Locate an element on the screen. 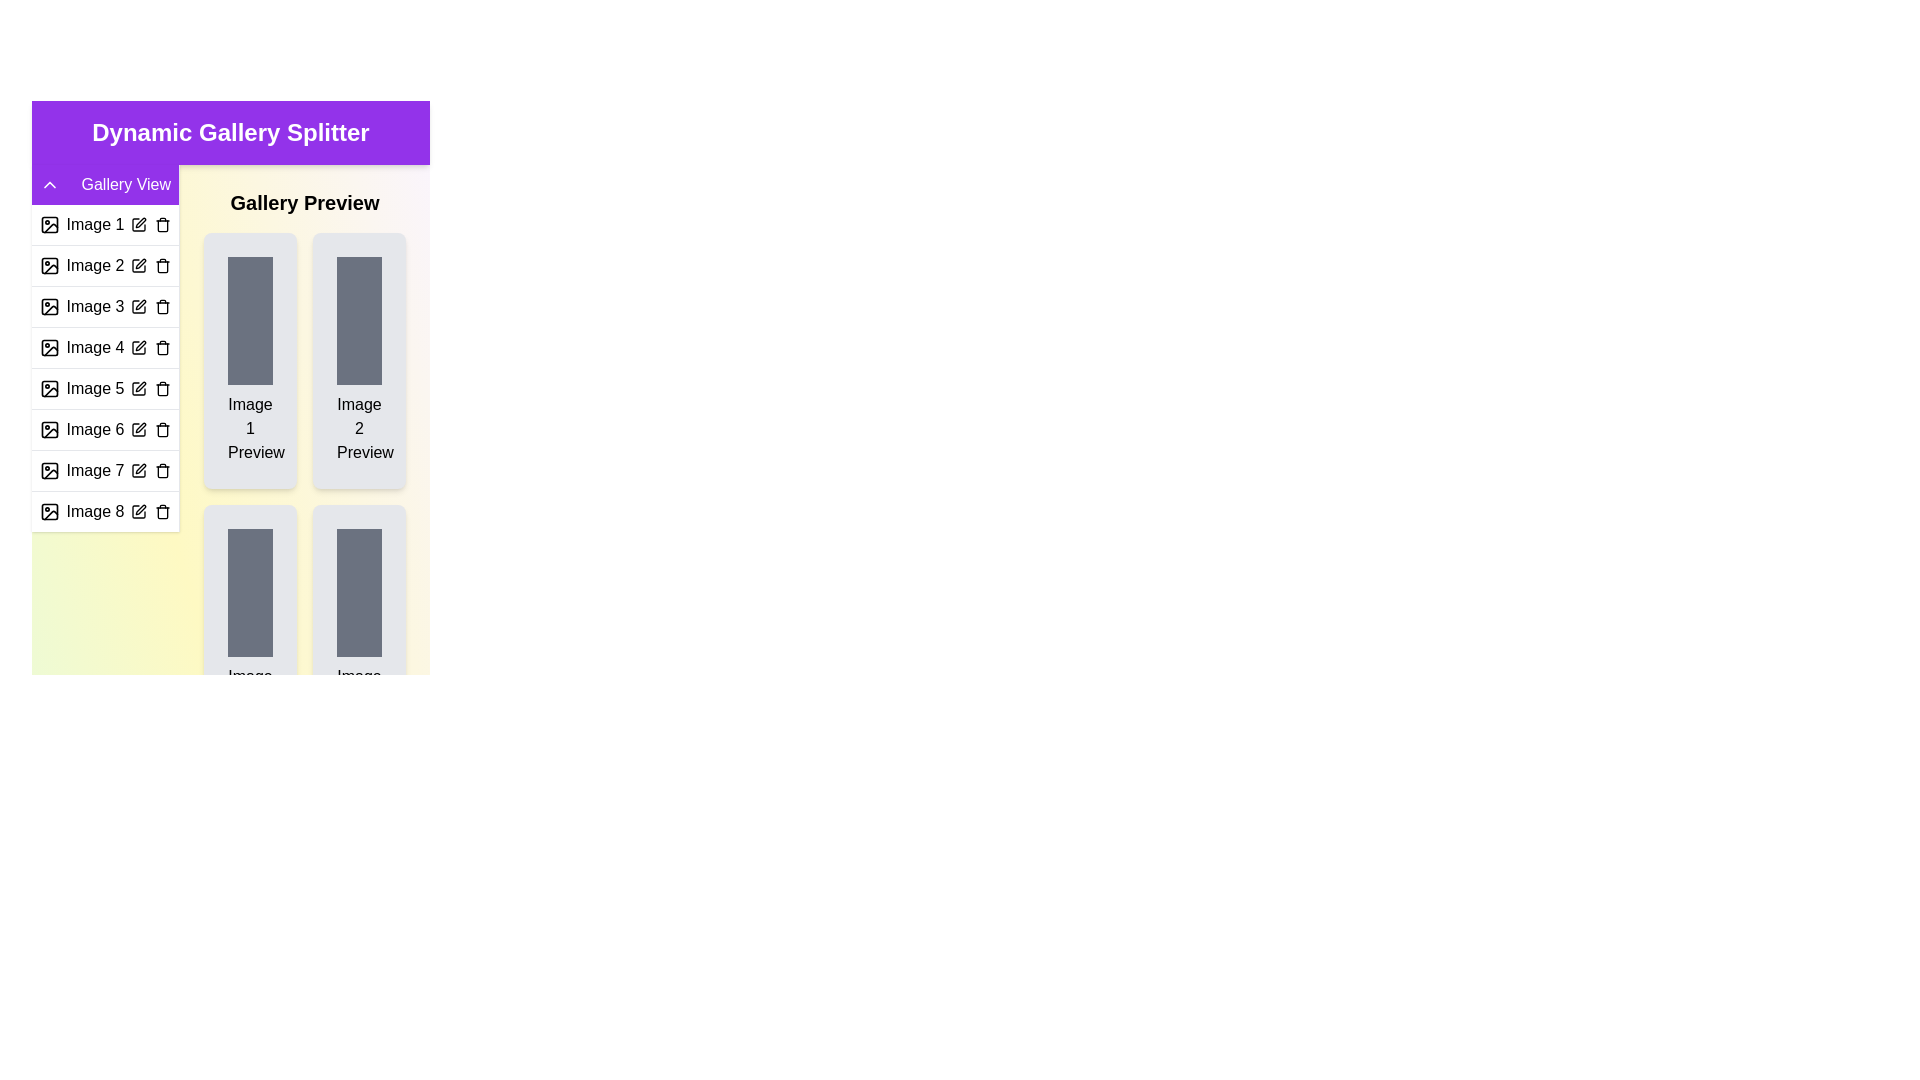  the trash can icon button located at the right of 'Image 6' in the gallery listing is located at coordinates (163, 428).